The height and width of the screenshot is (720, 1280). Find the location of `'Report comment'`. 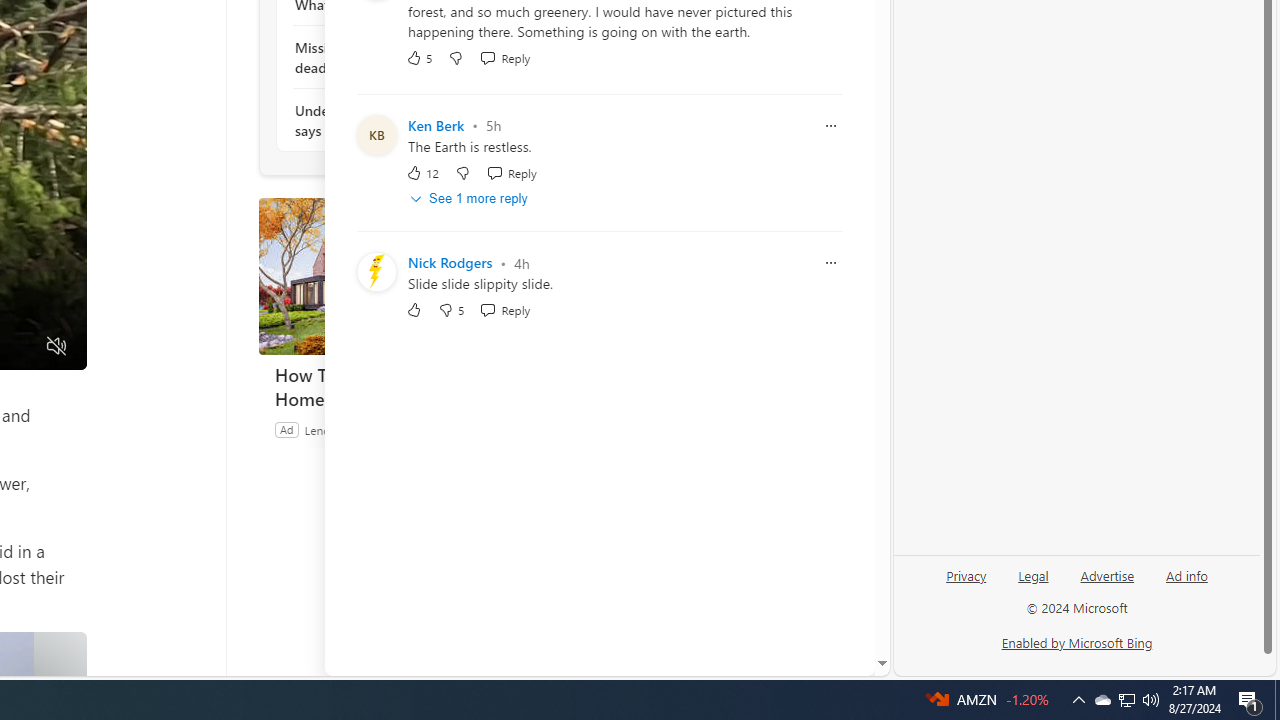

'Report comment' is located at coordinates (831, 262).